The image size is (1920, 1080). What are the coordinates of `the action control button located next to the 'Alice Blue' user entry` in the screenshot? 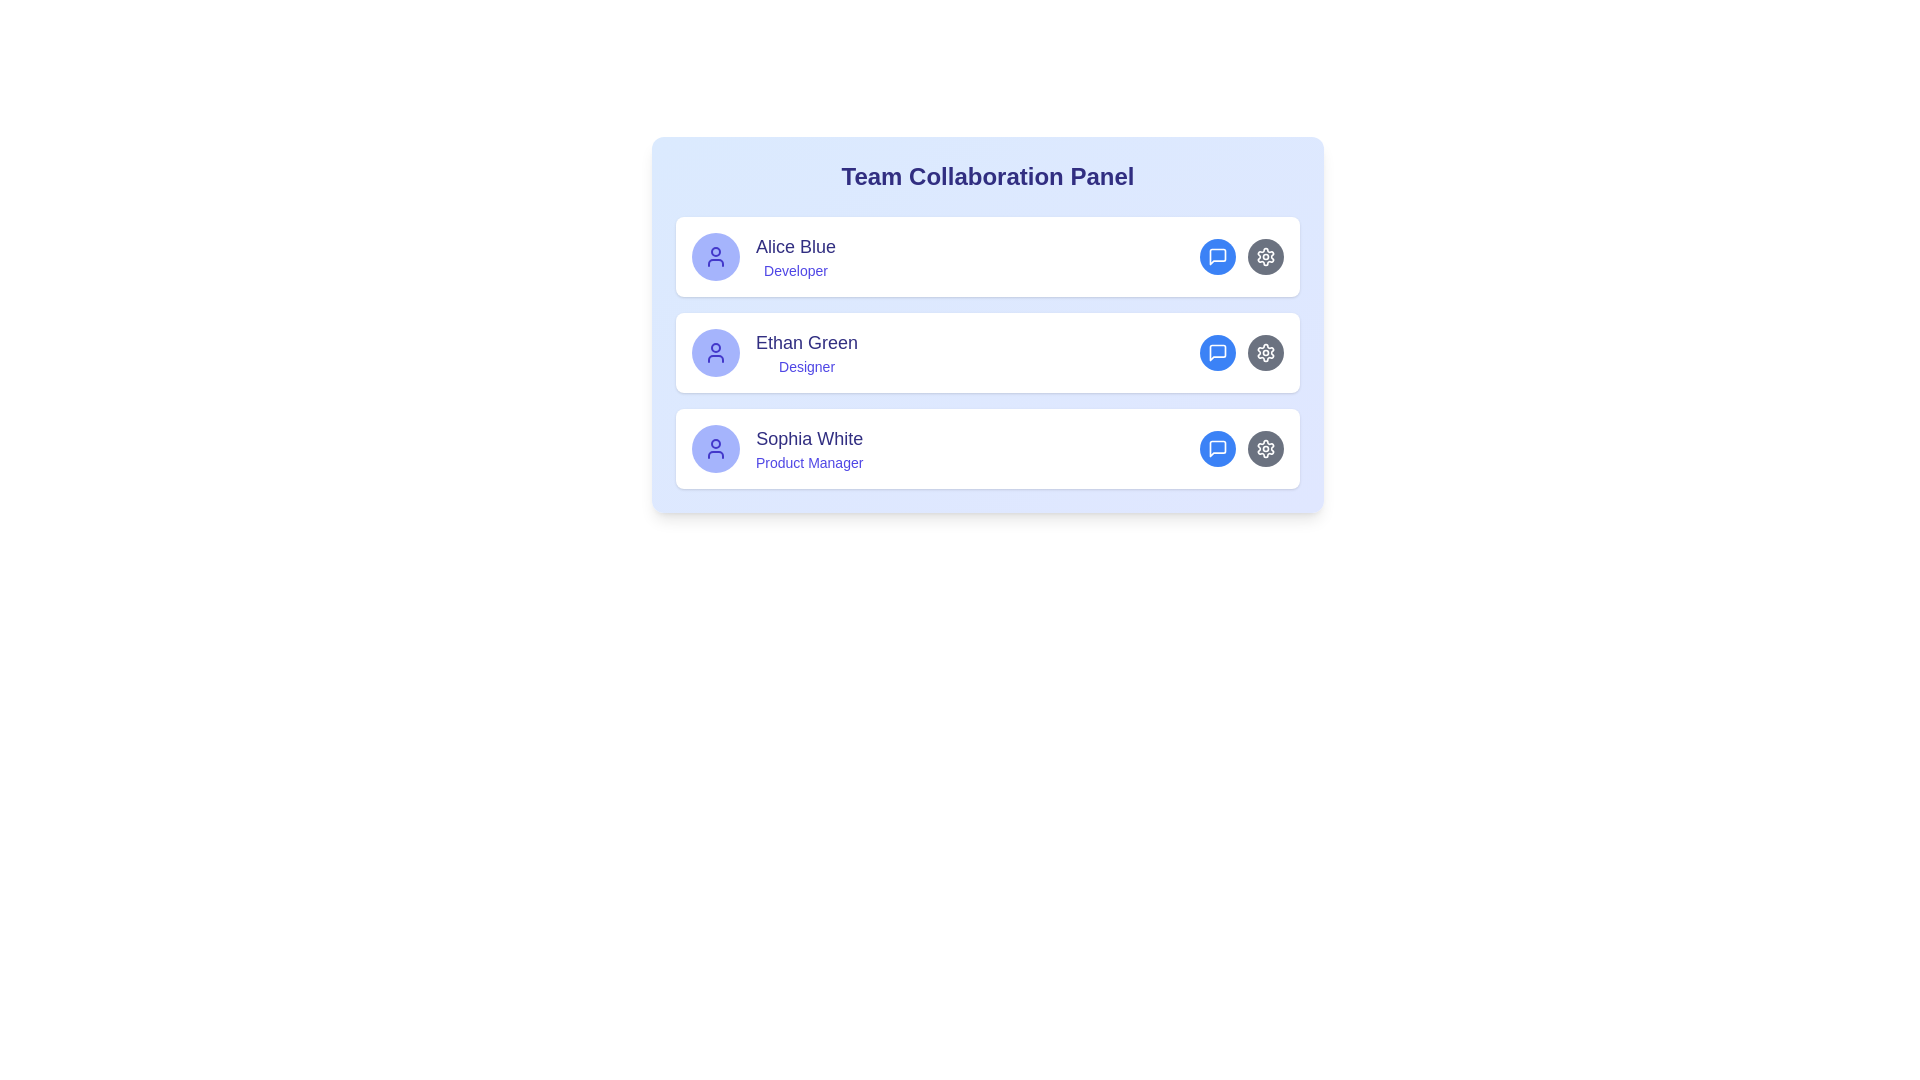 It's located at (1217, 256).